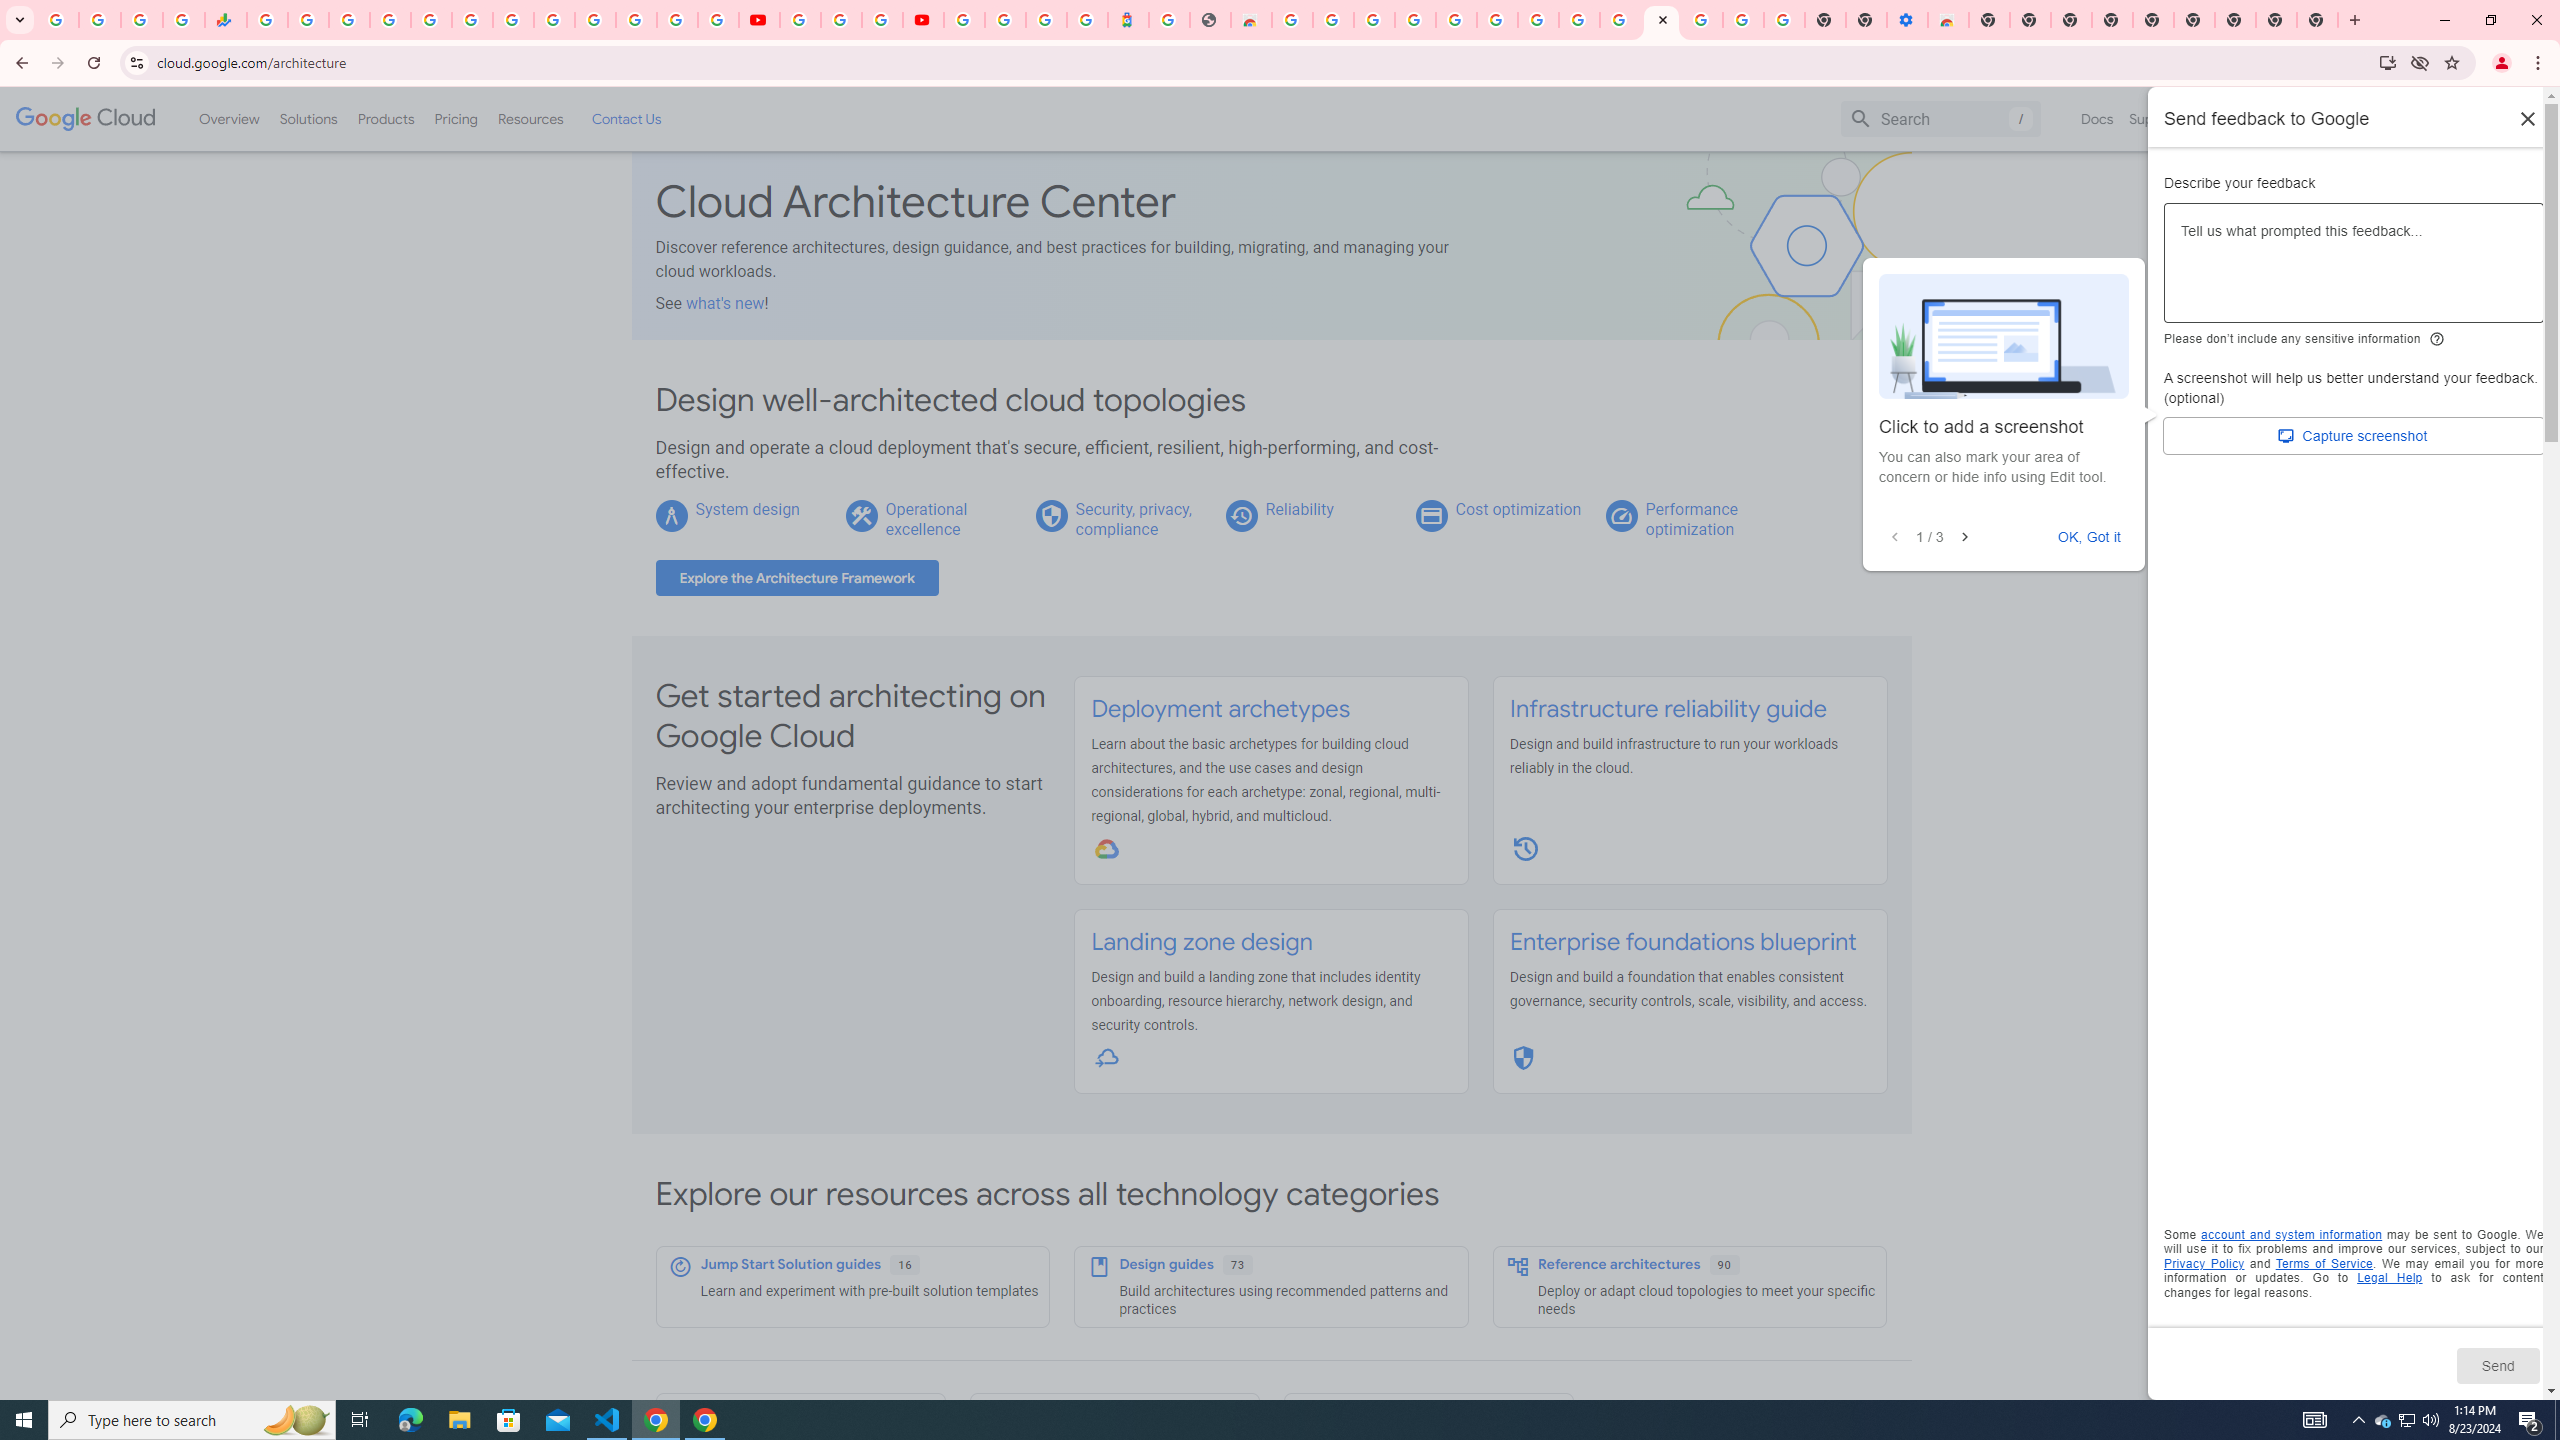 Image resolution: width=2560 pixels, height=1440 pixels. Describe the element at coordinates (925, 518) in the screenshot. I see `'Operational excellence'` at that location.